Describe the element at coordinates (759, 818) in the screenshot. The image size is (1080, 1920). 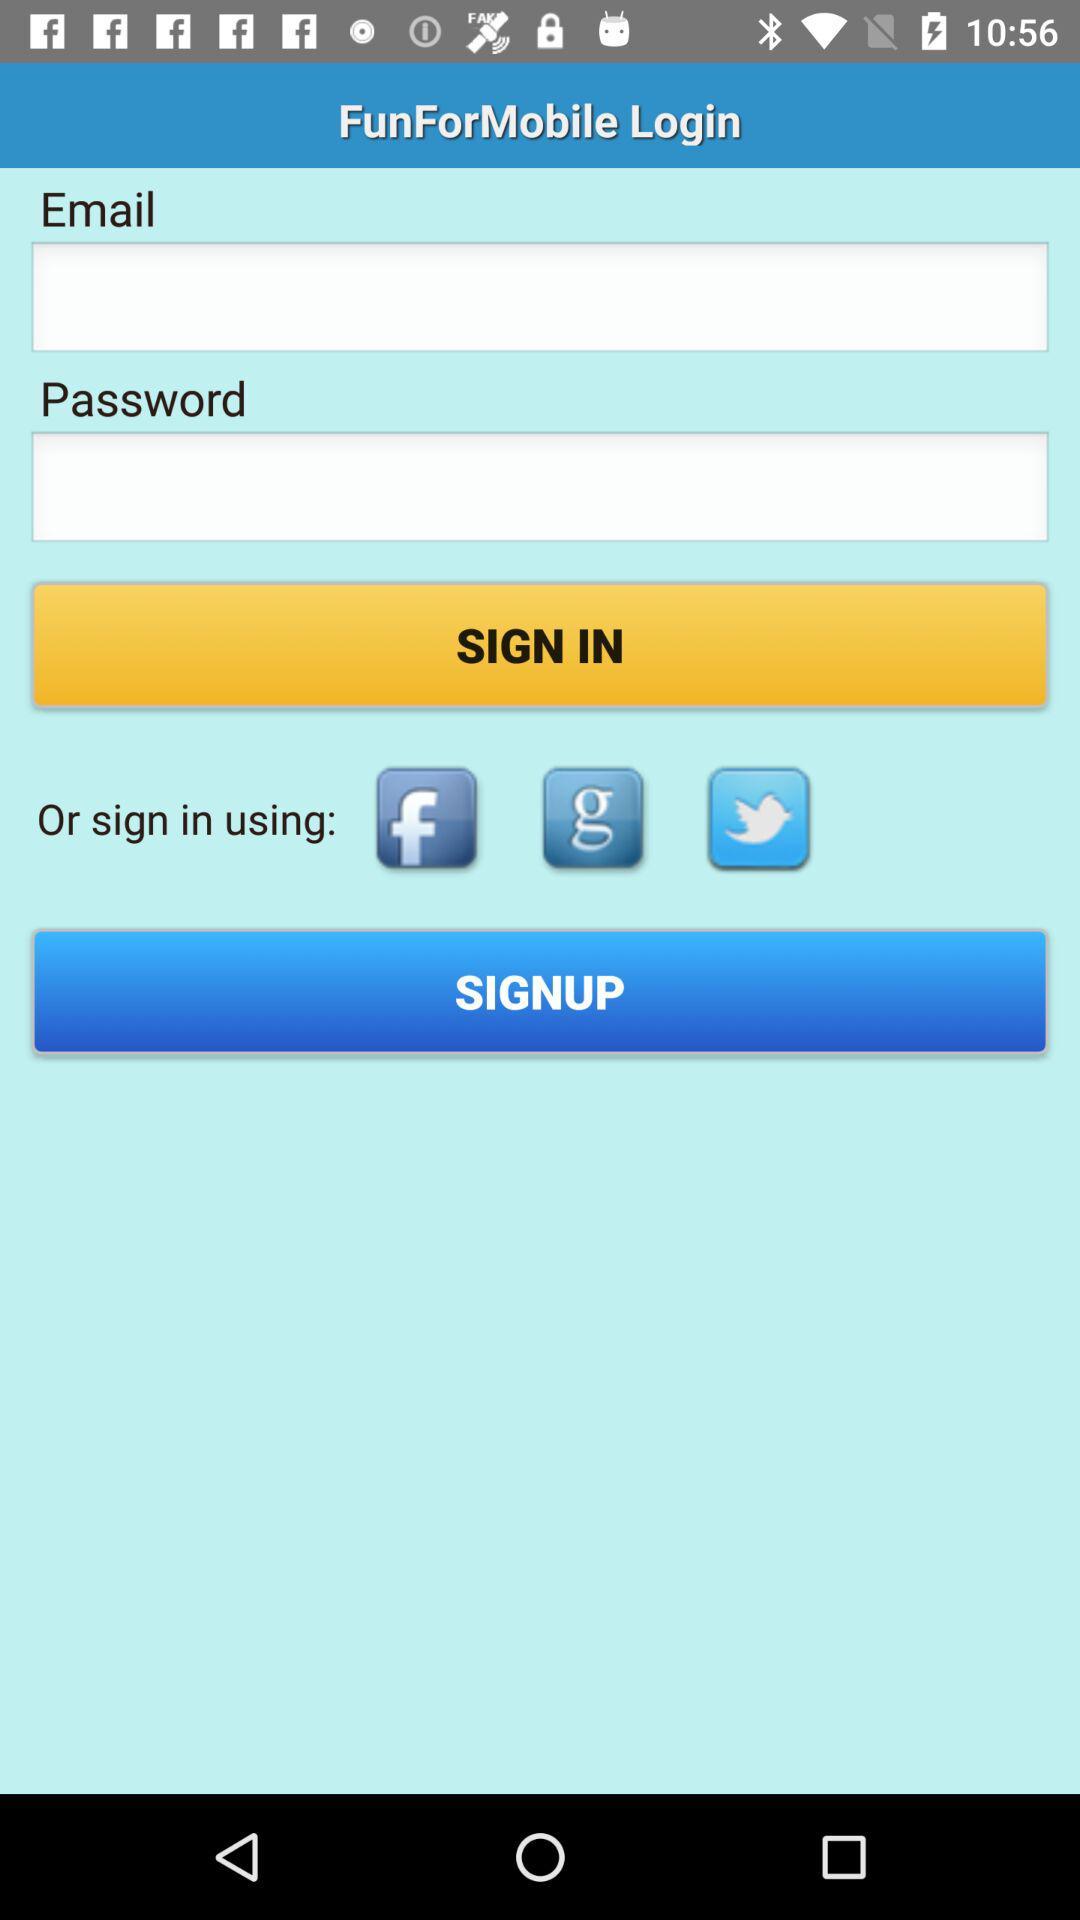
I see `sign in with twitter` at that location.